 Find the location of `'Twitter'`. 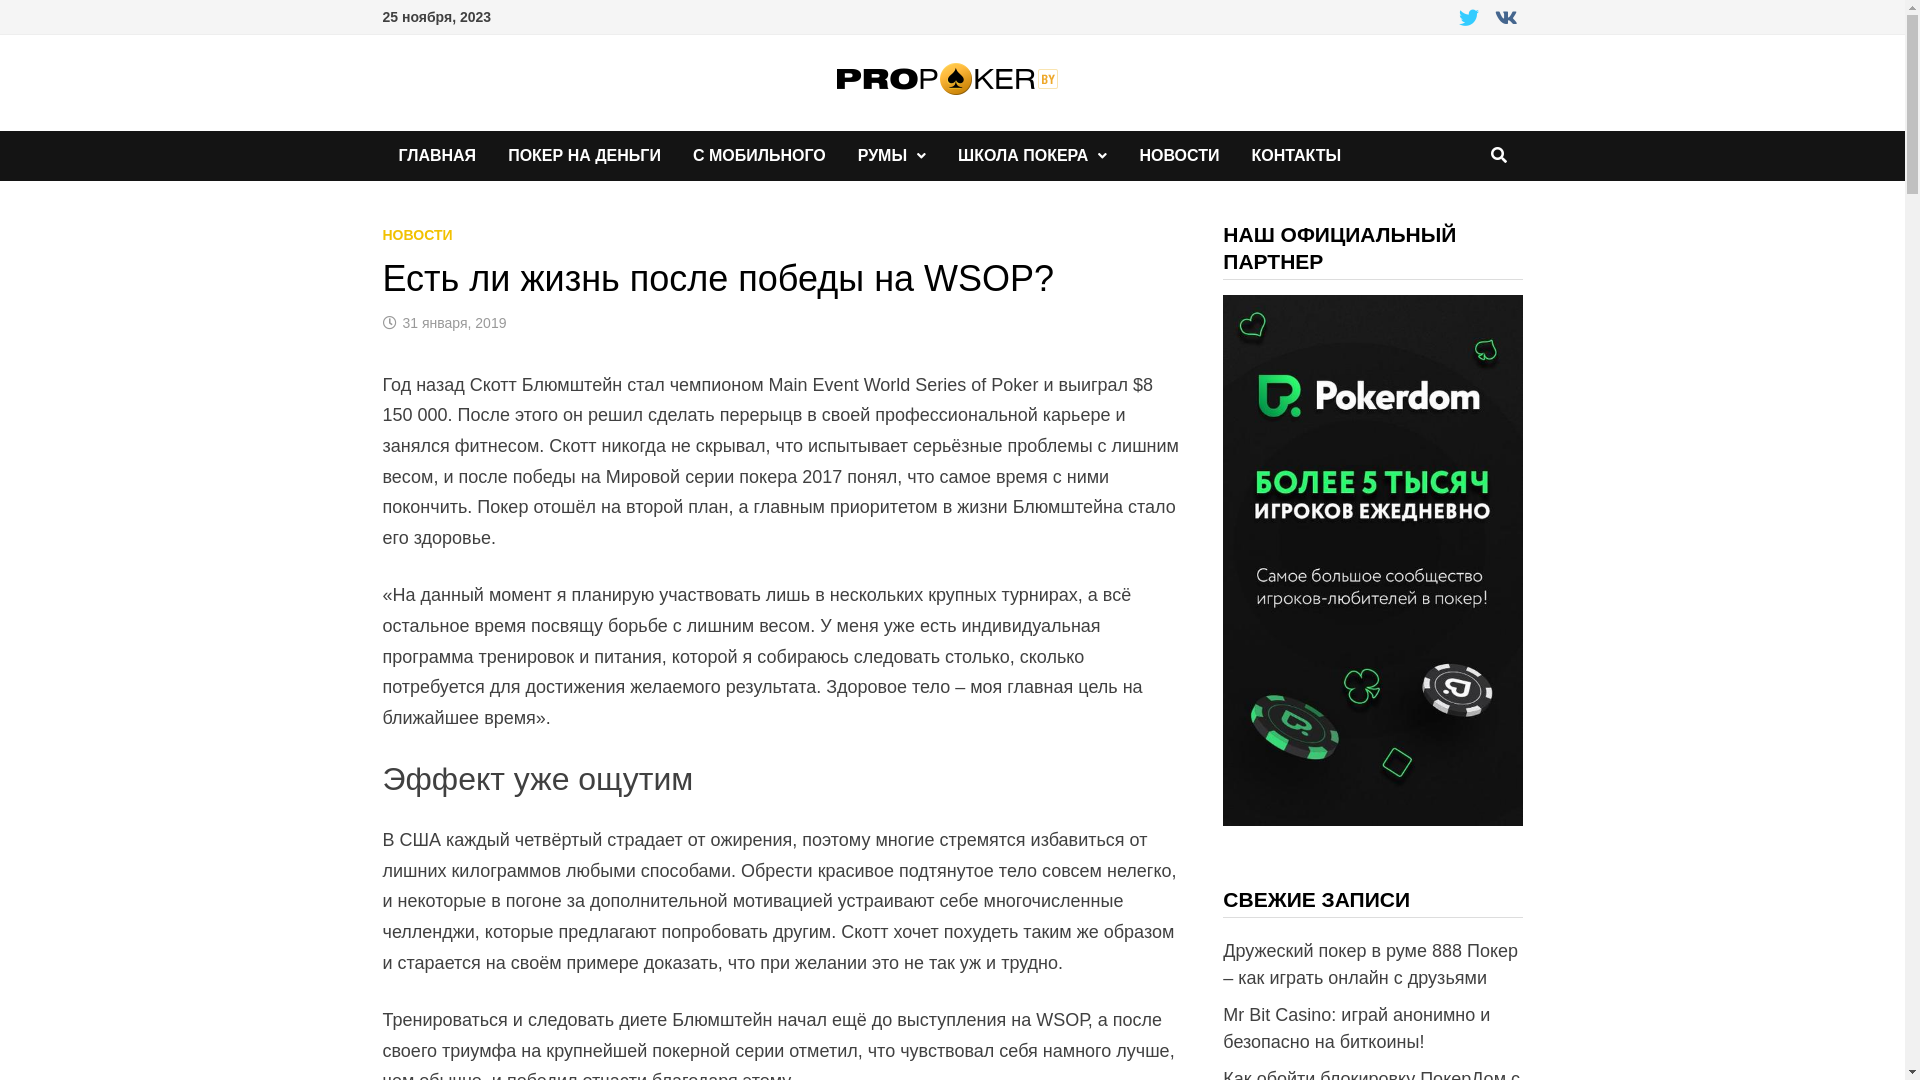

'Twitter' is located at coordinates (1454, 19).